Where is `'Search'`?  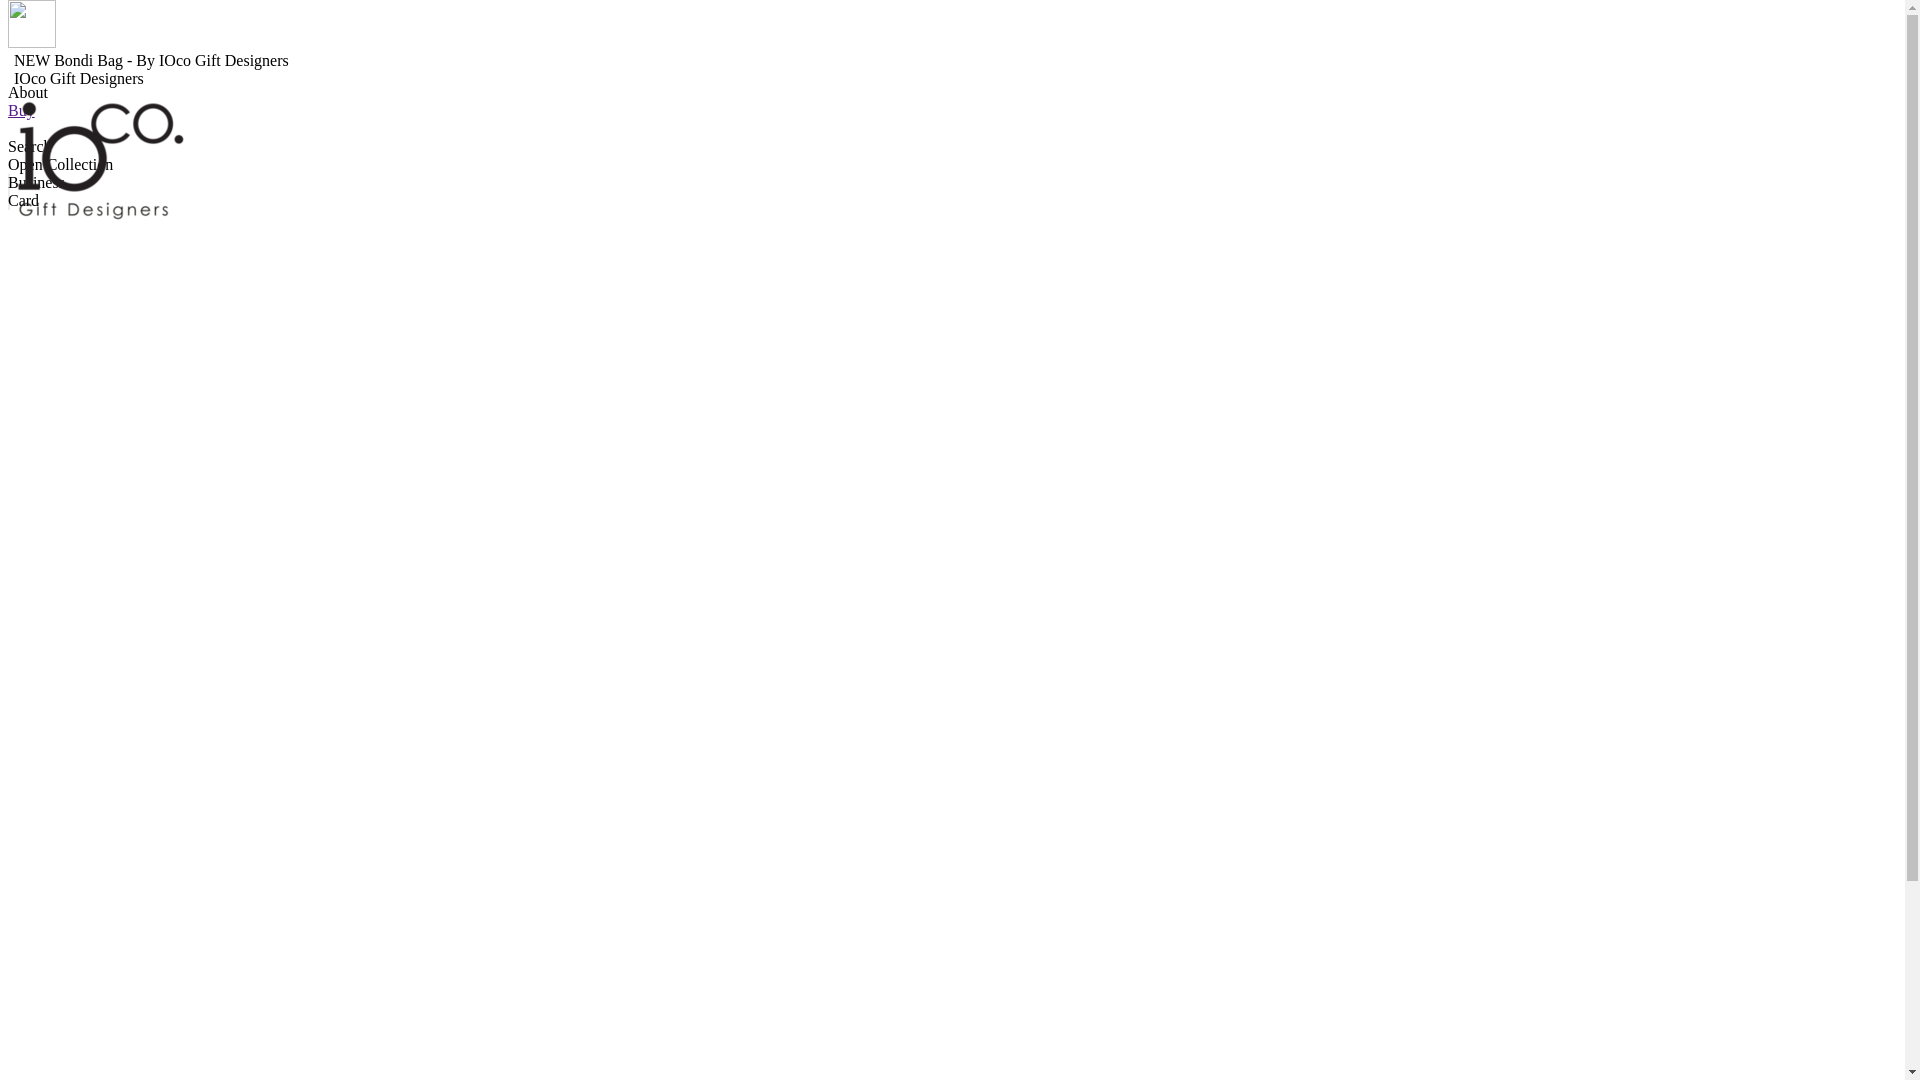
'Search' is located at coordinates (29, 145).